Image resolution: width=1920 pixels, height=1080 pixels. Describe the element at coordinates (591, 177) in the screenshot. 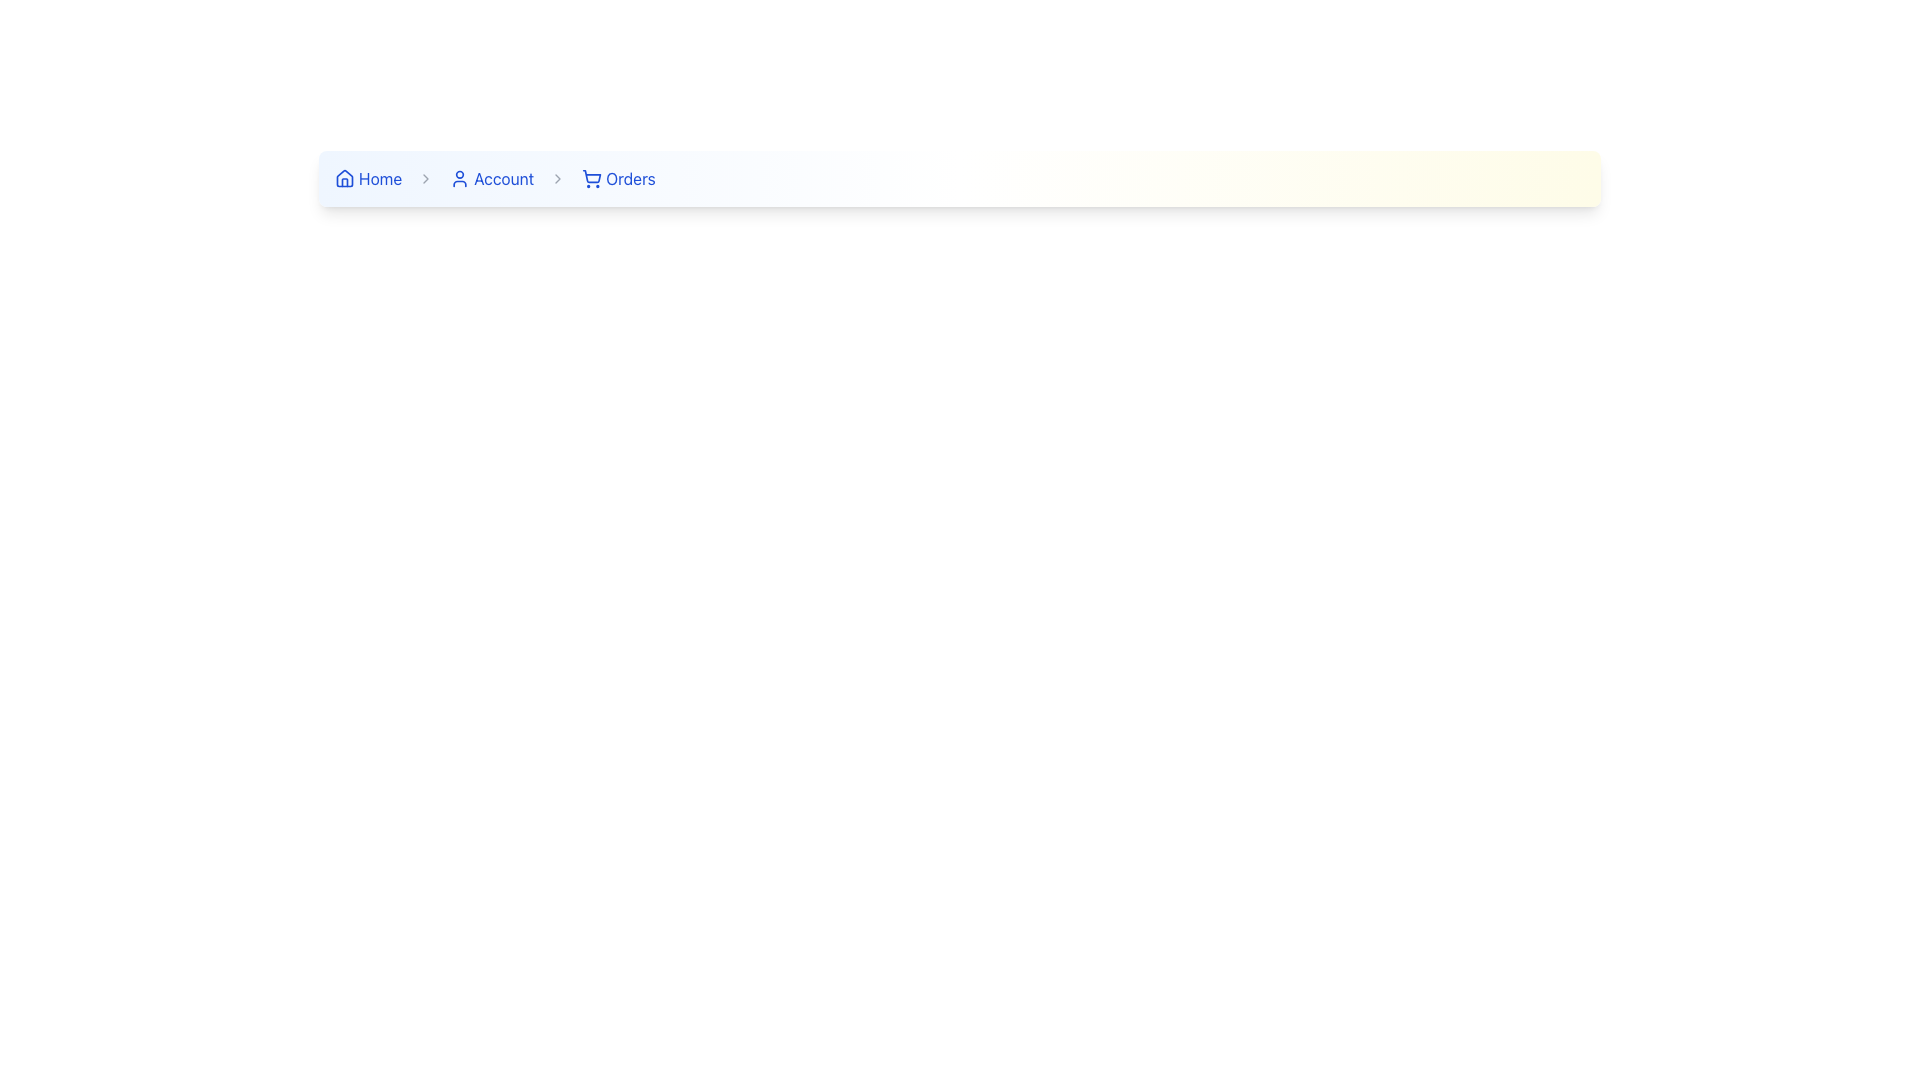

I see `the shopping cart icon, which is styled with thin strokes and blue color, located to the left of the 'Orders' text in the breadcrumb navigation bar` at that location.